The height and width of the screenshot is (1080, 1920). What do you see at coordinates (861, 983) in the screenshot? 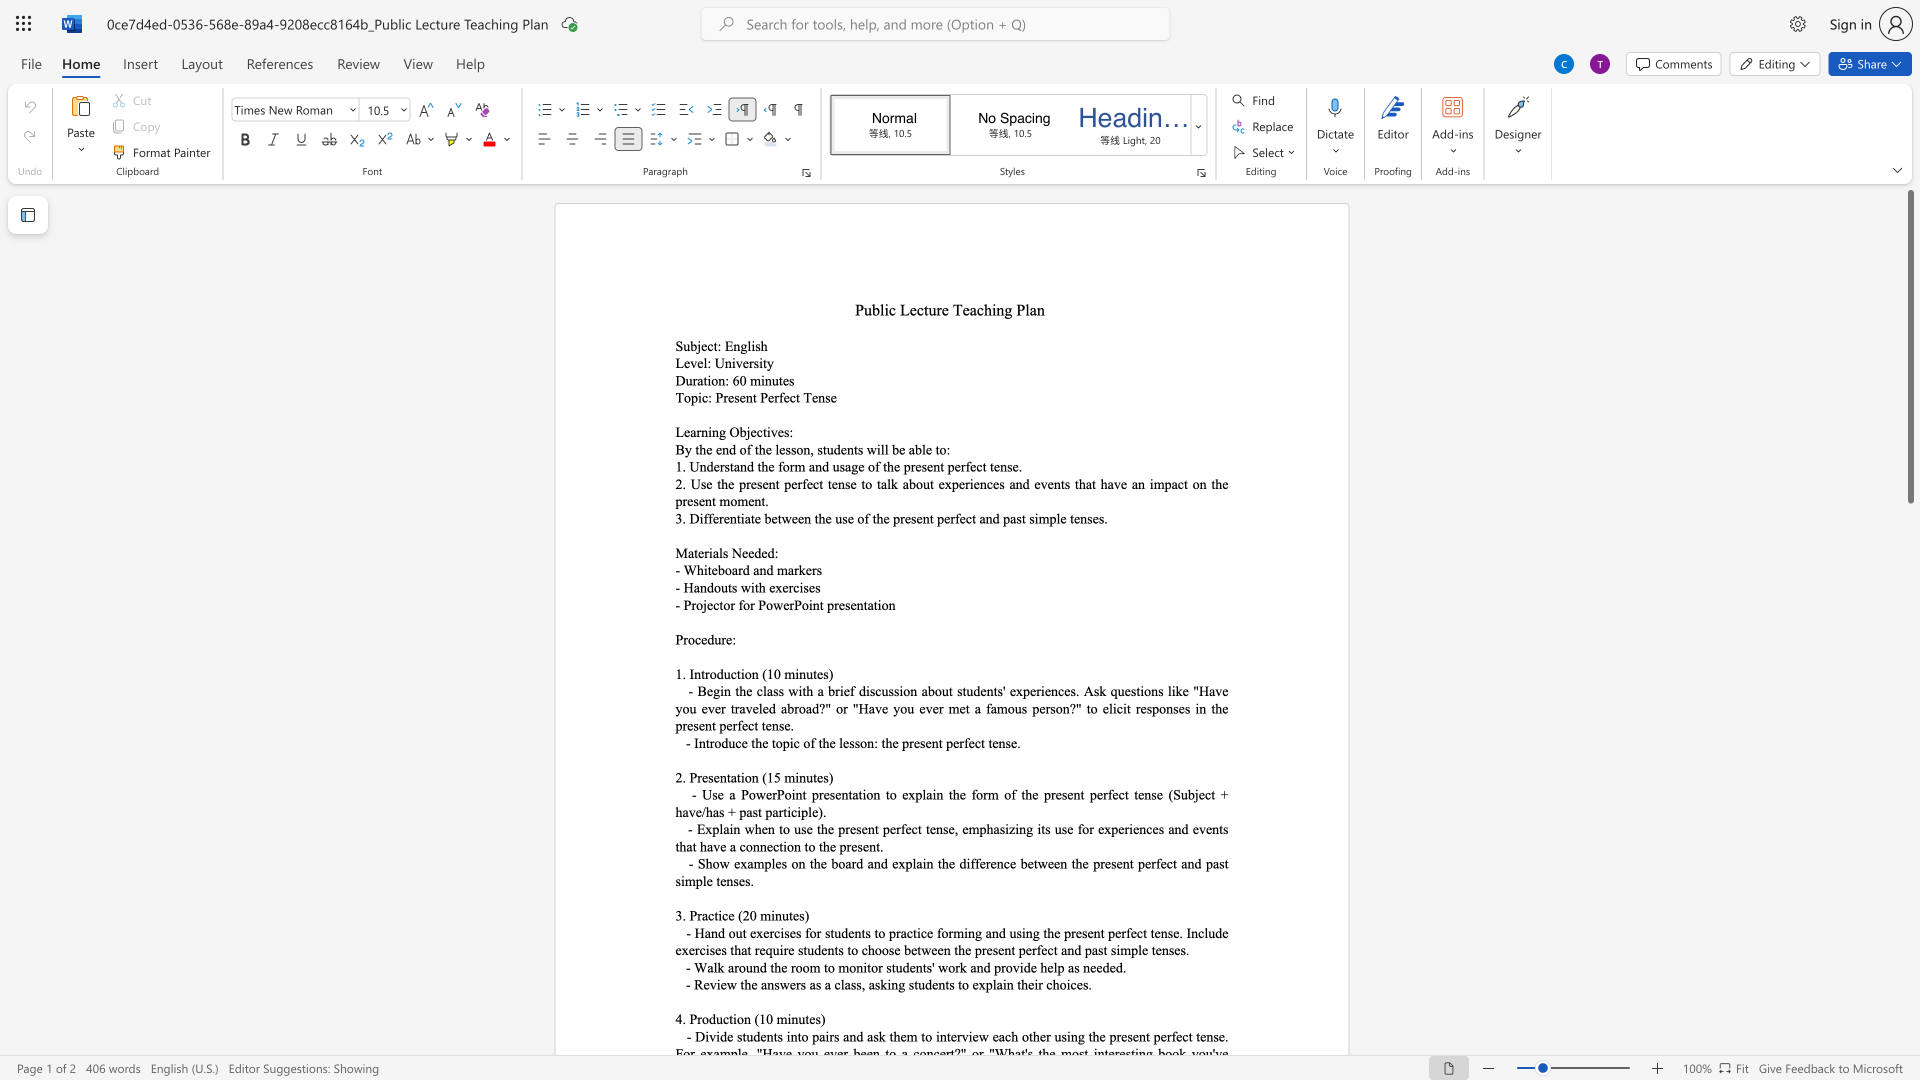
I see `the space between the continuous character "s" and "," in the text` at bounding box center [861, 983].